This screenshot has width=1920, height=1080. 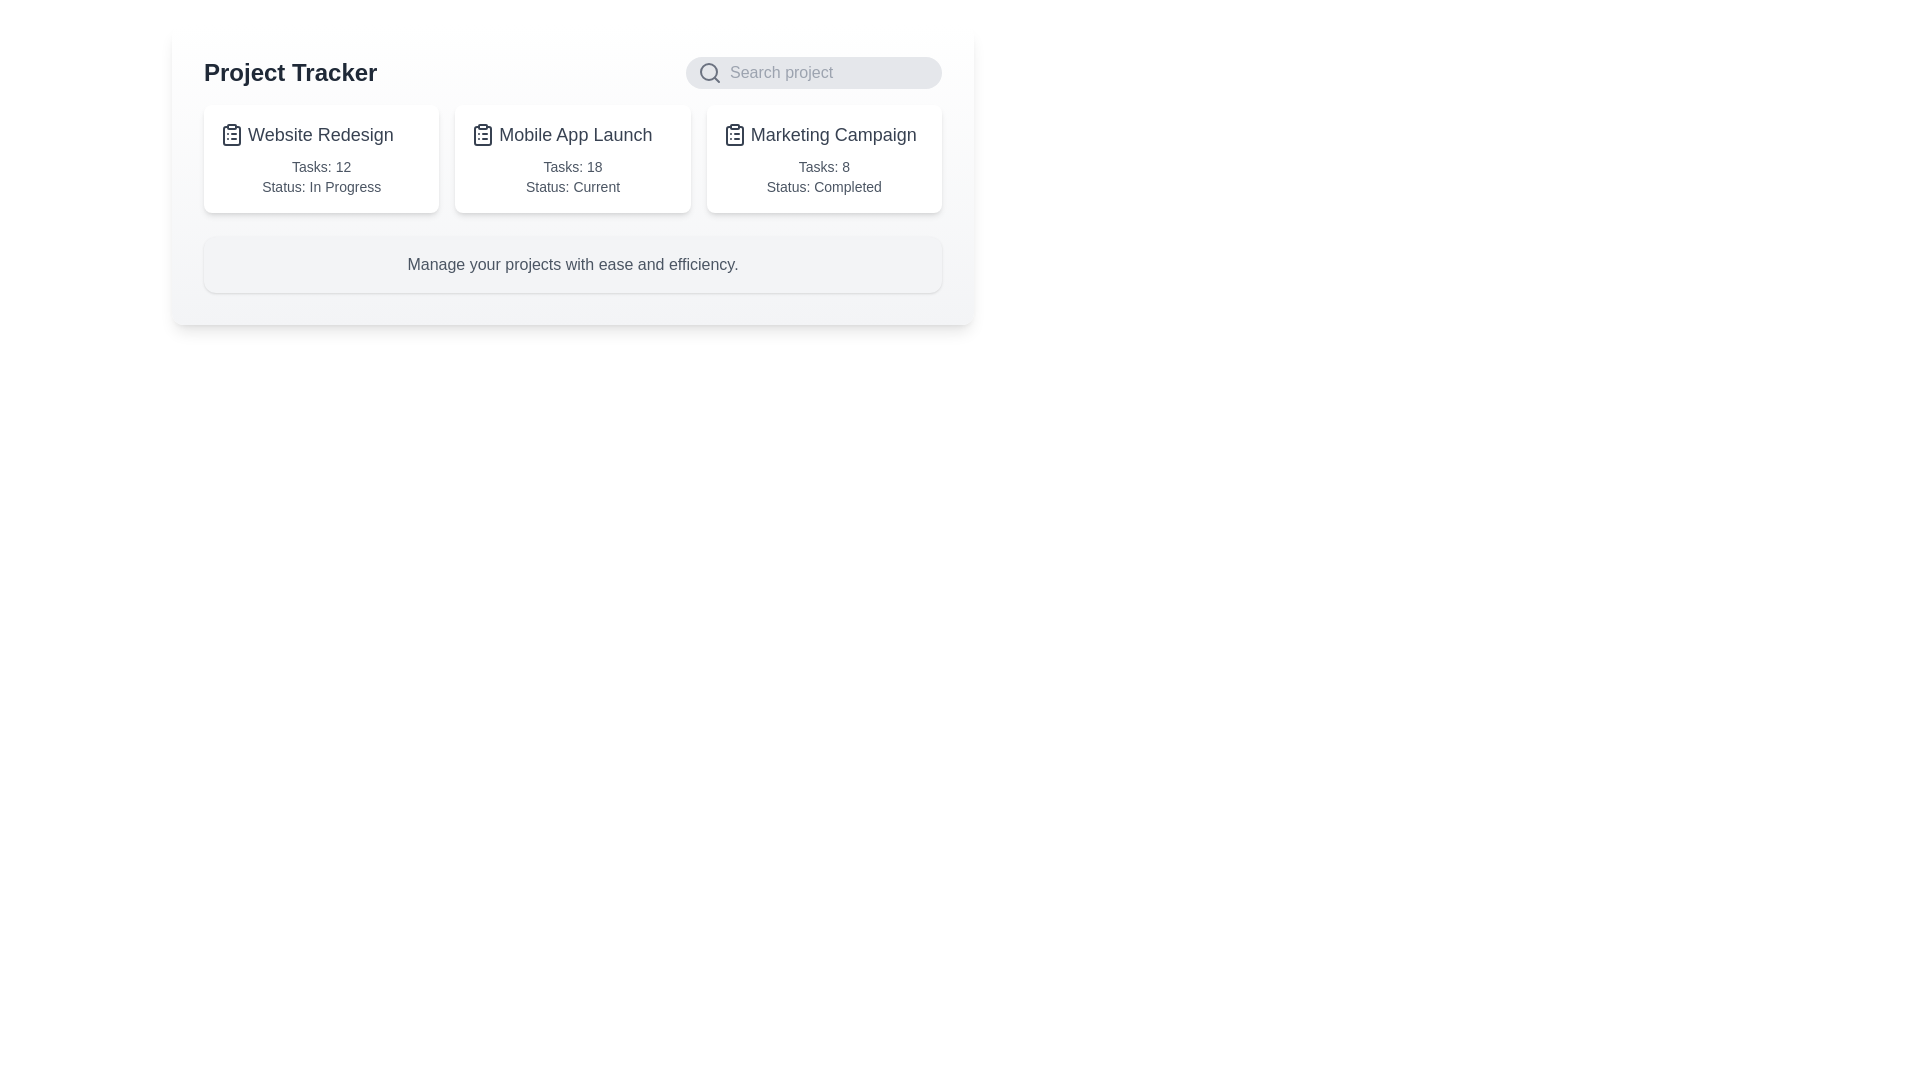 I want to click on text label displaying 'Marketing Campaign', which is a medium-sized dark gray font accompanied by a clipboard icon on its left side, located in the upper section of the third project card, so click(x=824, y=135).